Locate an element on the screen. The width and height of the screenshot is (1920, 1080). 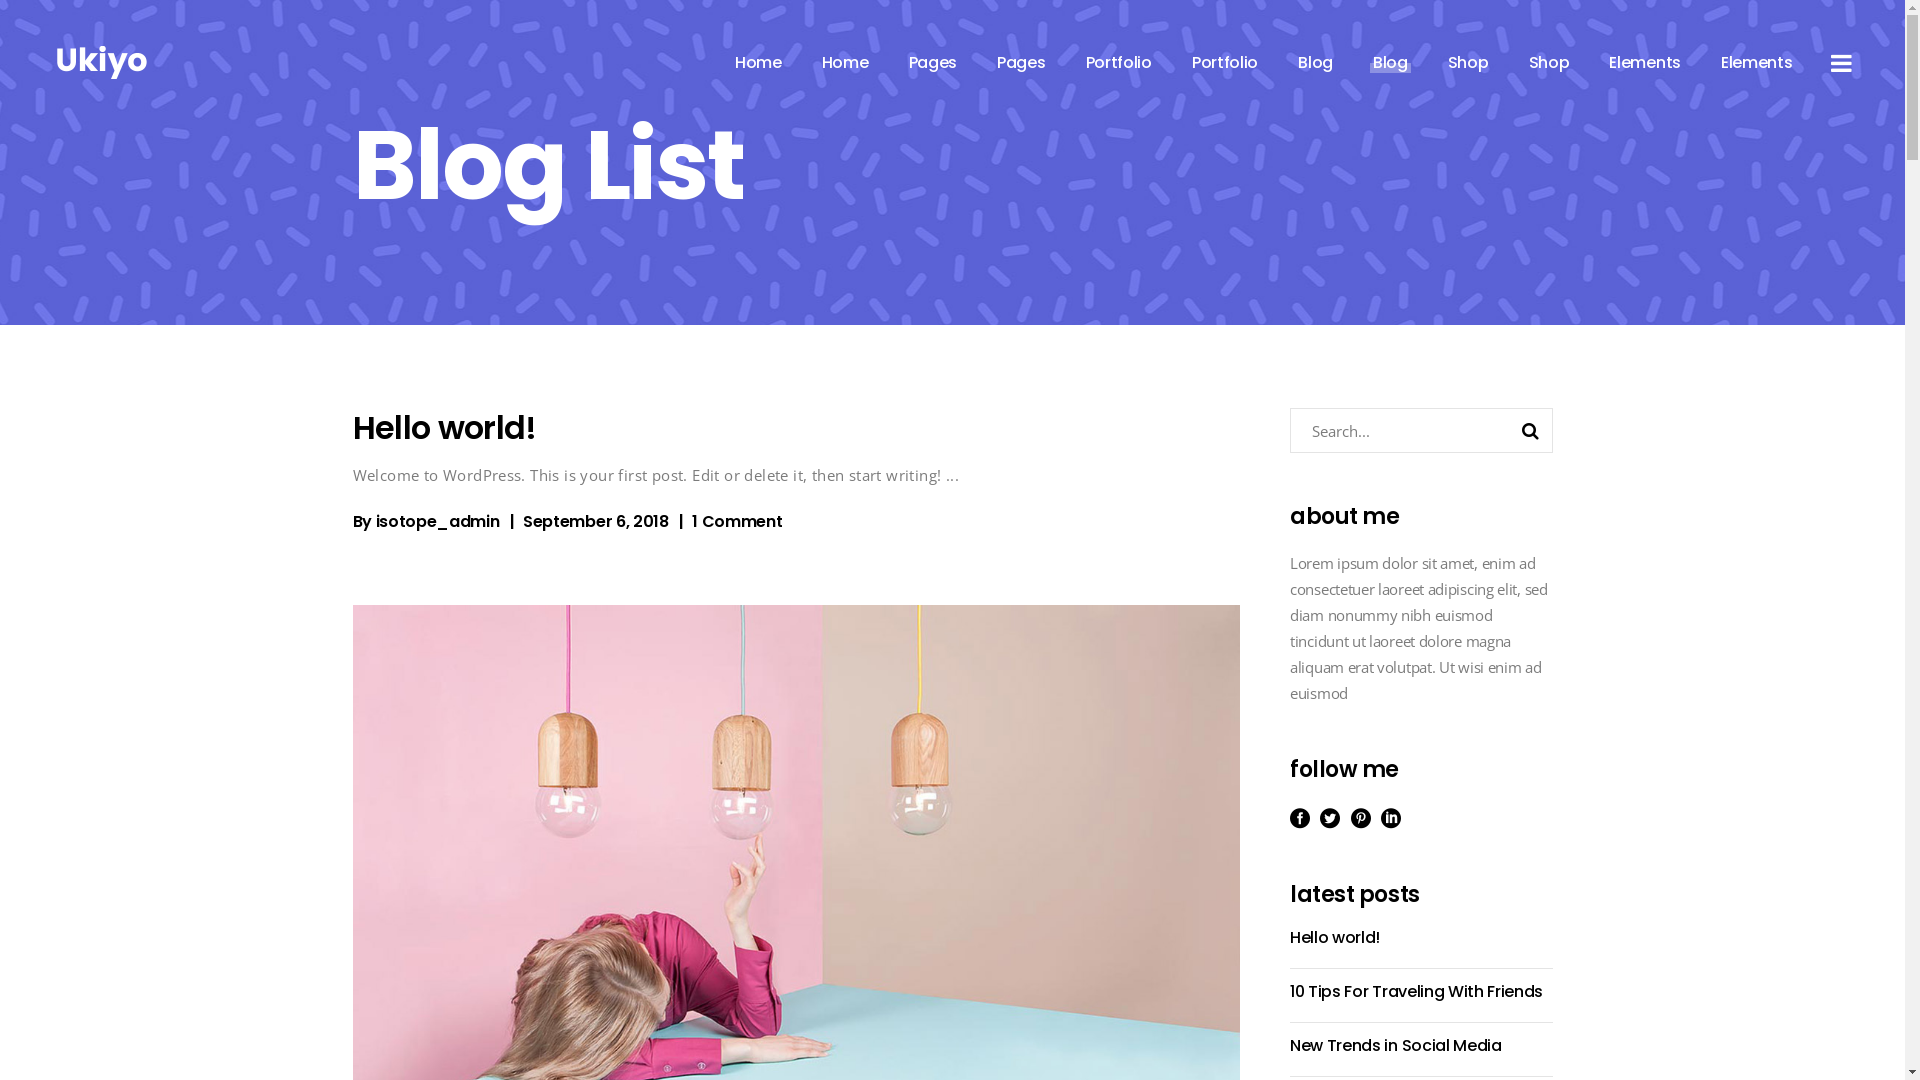
'Shop' is located at coordinates (1468, 61).